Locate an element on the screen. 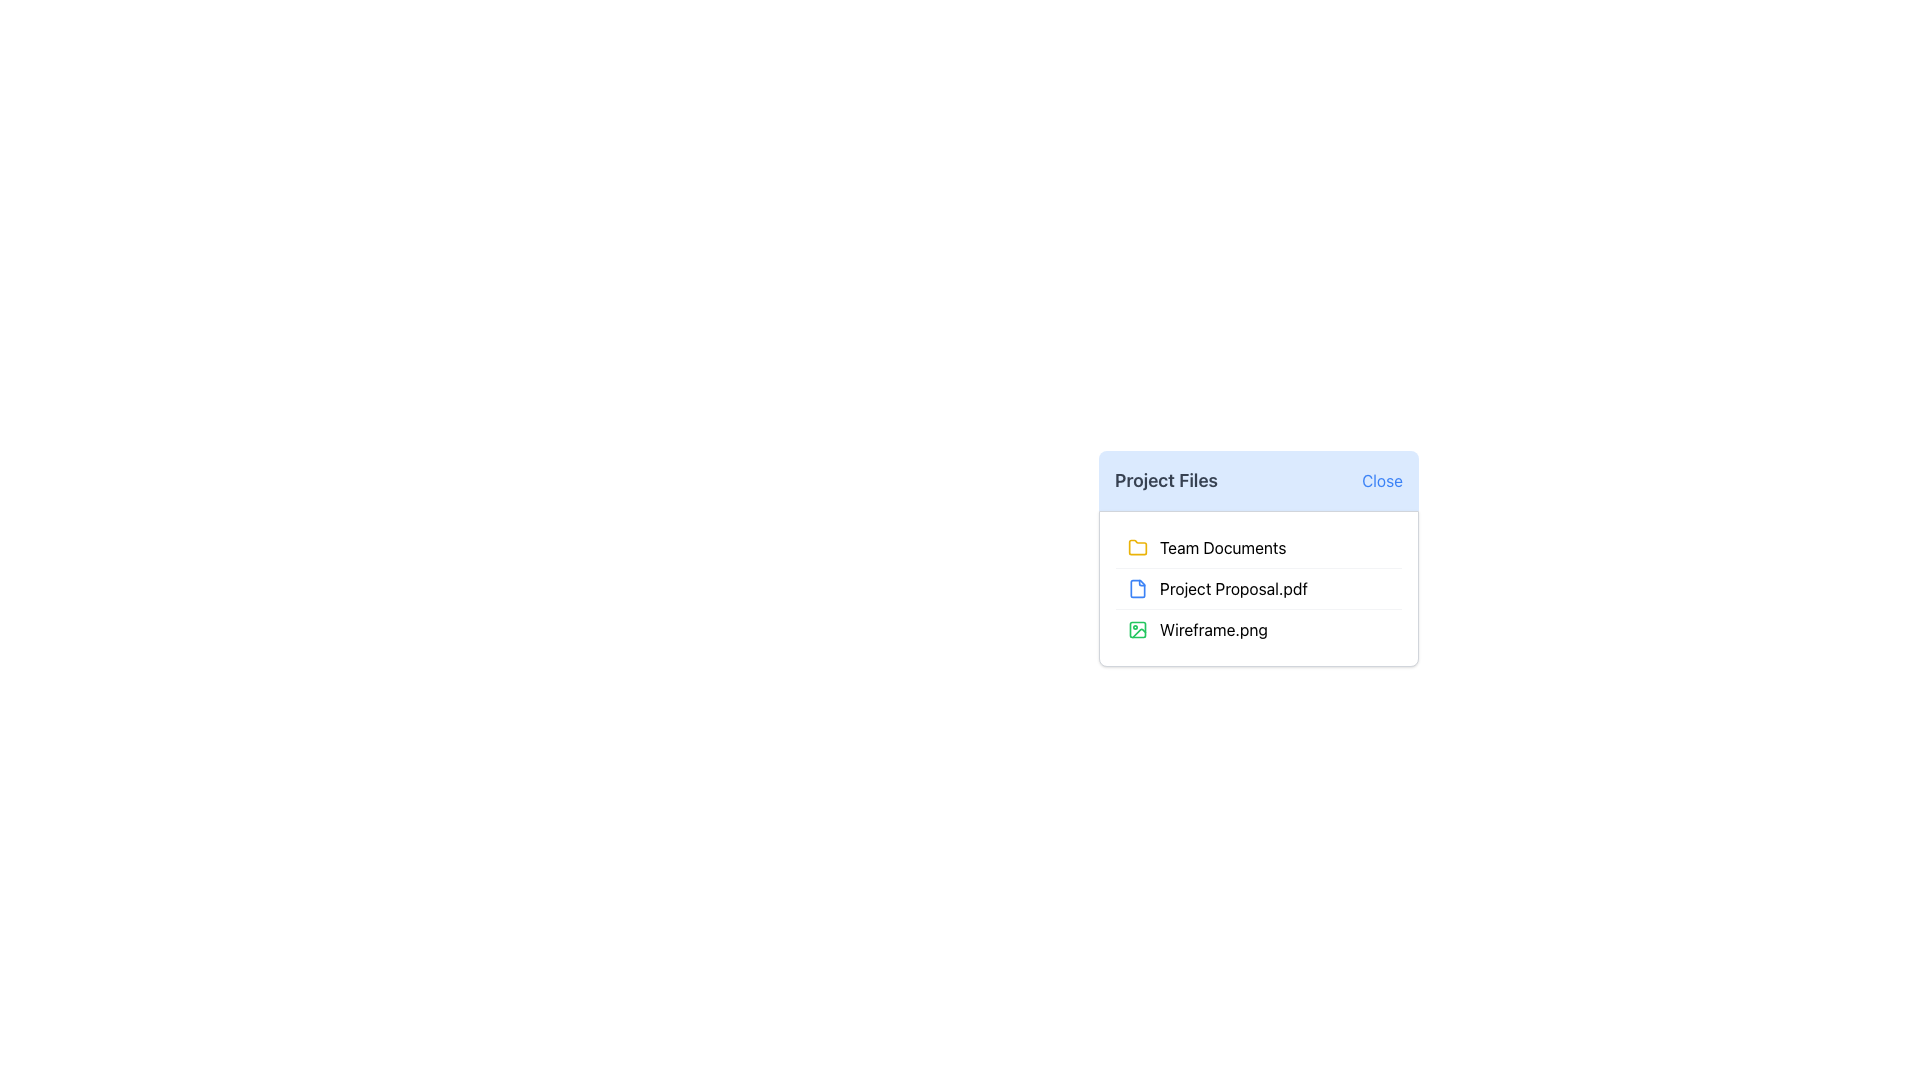 Image resolution: width=1920 pixels, height=1080 pixels. text from the 'Project Files' label, which is bold and dark gray, located in the top-left area of a light blue header bar, adjacent to the 'Close' button is located at coordinates (1166, 481).